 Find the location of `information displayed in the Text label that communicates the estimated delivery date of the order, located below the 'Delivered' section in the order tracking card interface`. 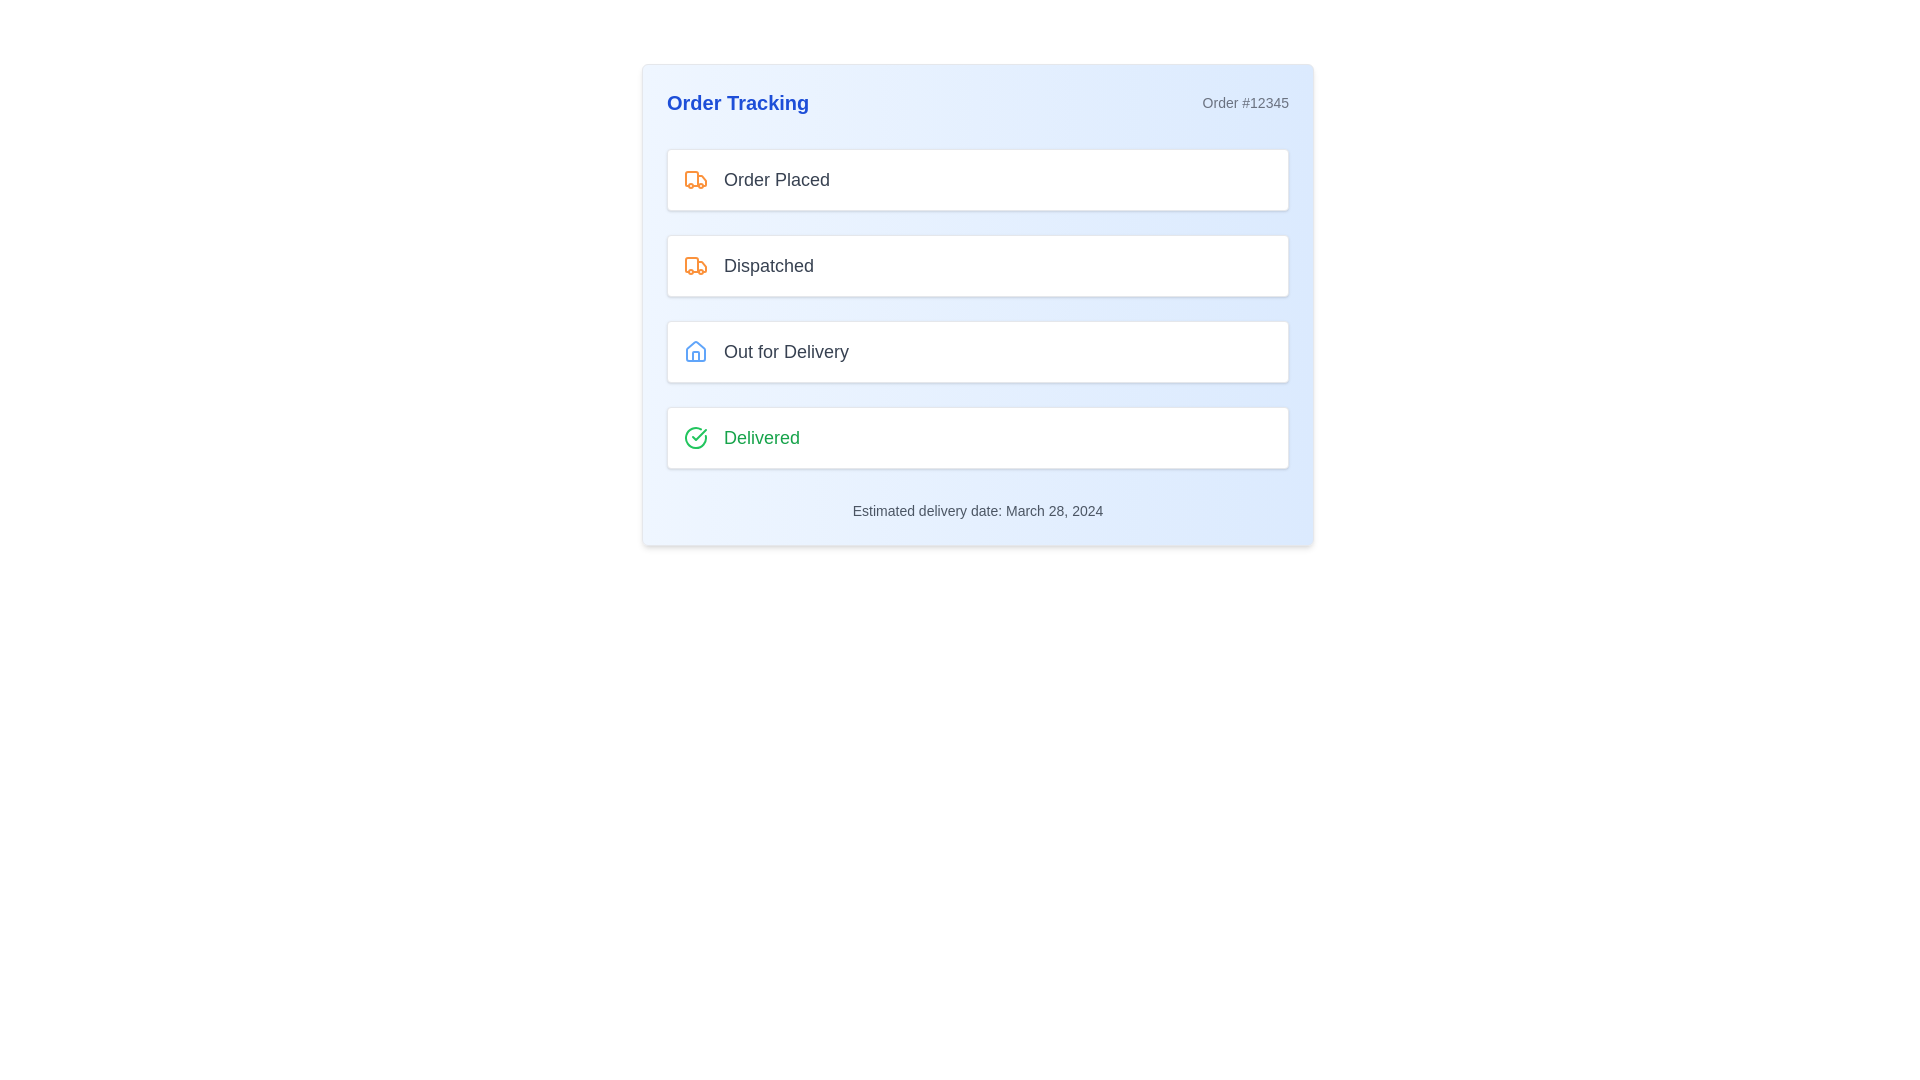

information displayed in the Text label that communicates the estimated delivery date of the order, located below the 'Delivered' section in the order tracking card interface is located at coordinates (978, 509).